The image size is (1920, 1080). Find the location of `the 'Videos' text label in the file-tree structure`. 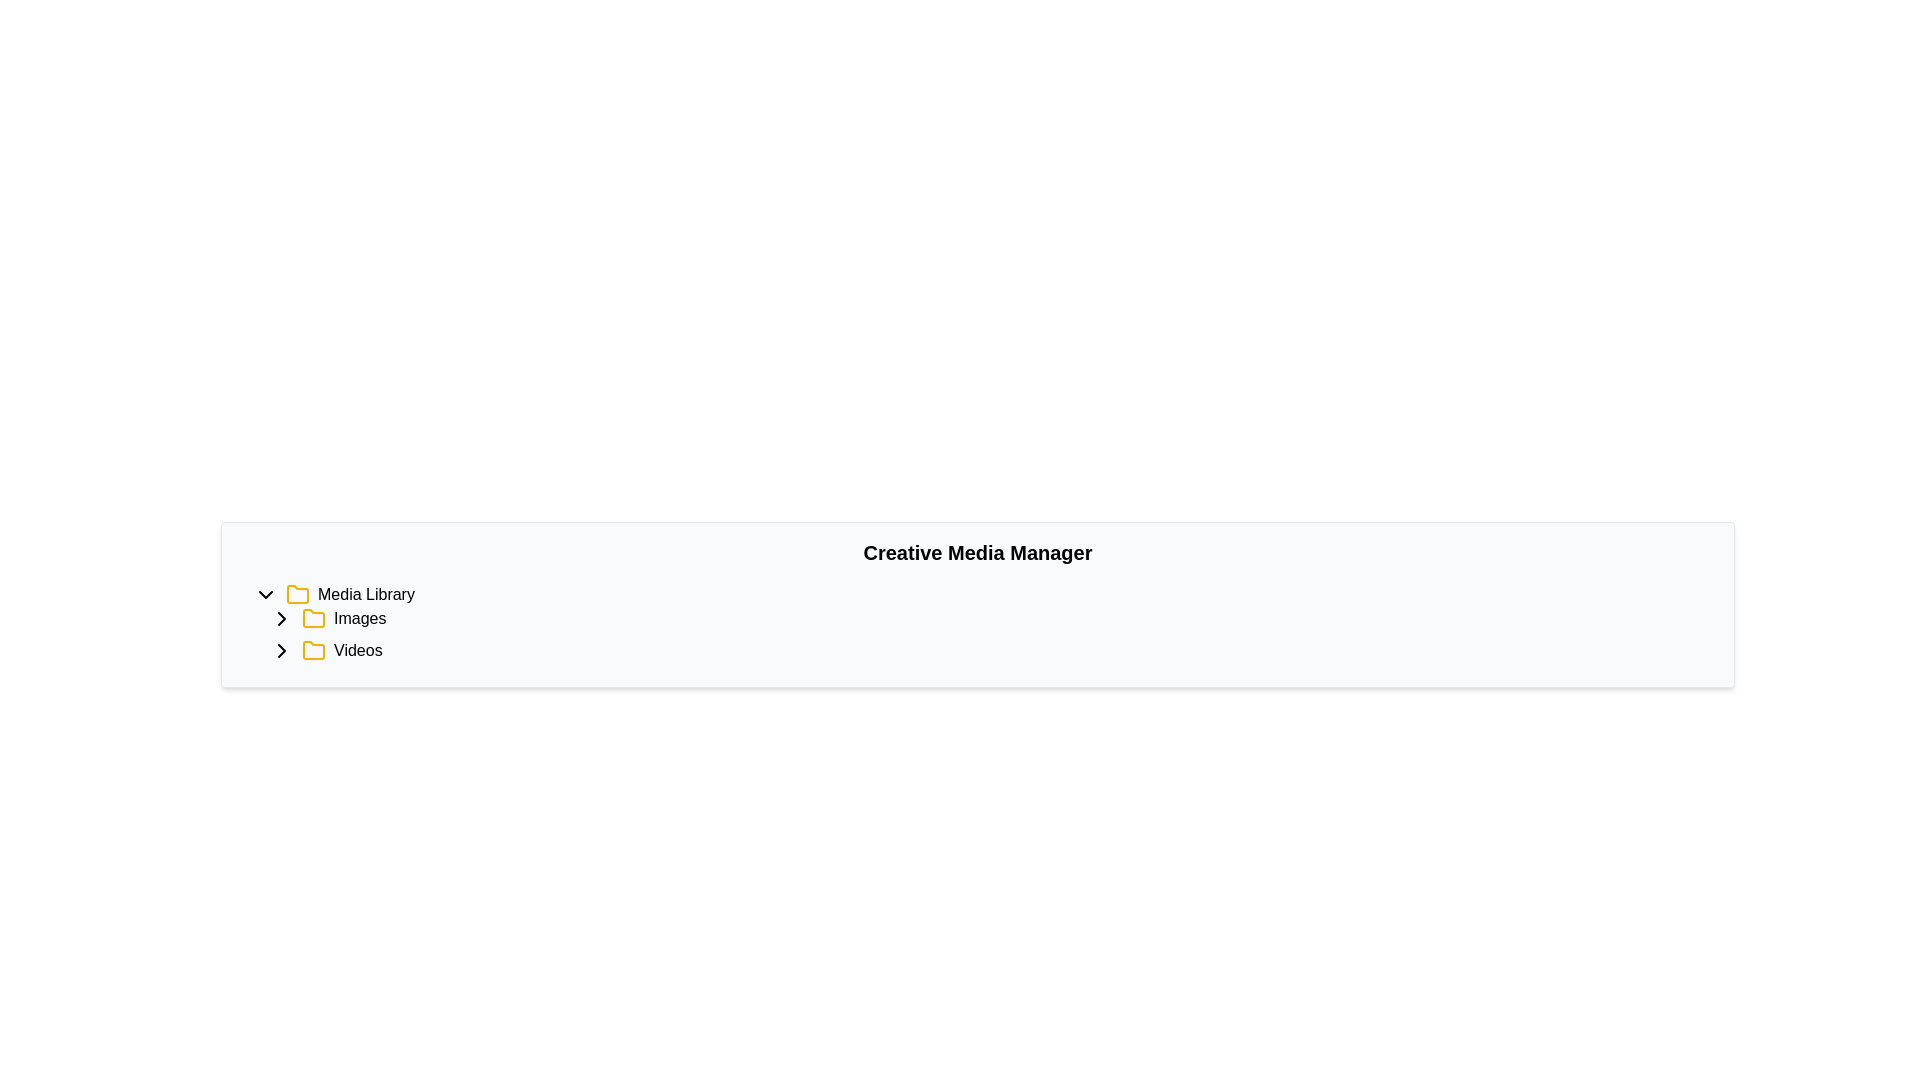

the 'Videos' text label in the file-tree structure is located at coordinates (358, 651).